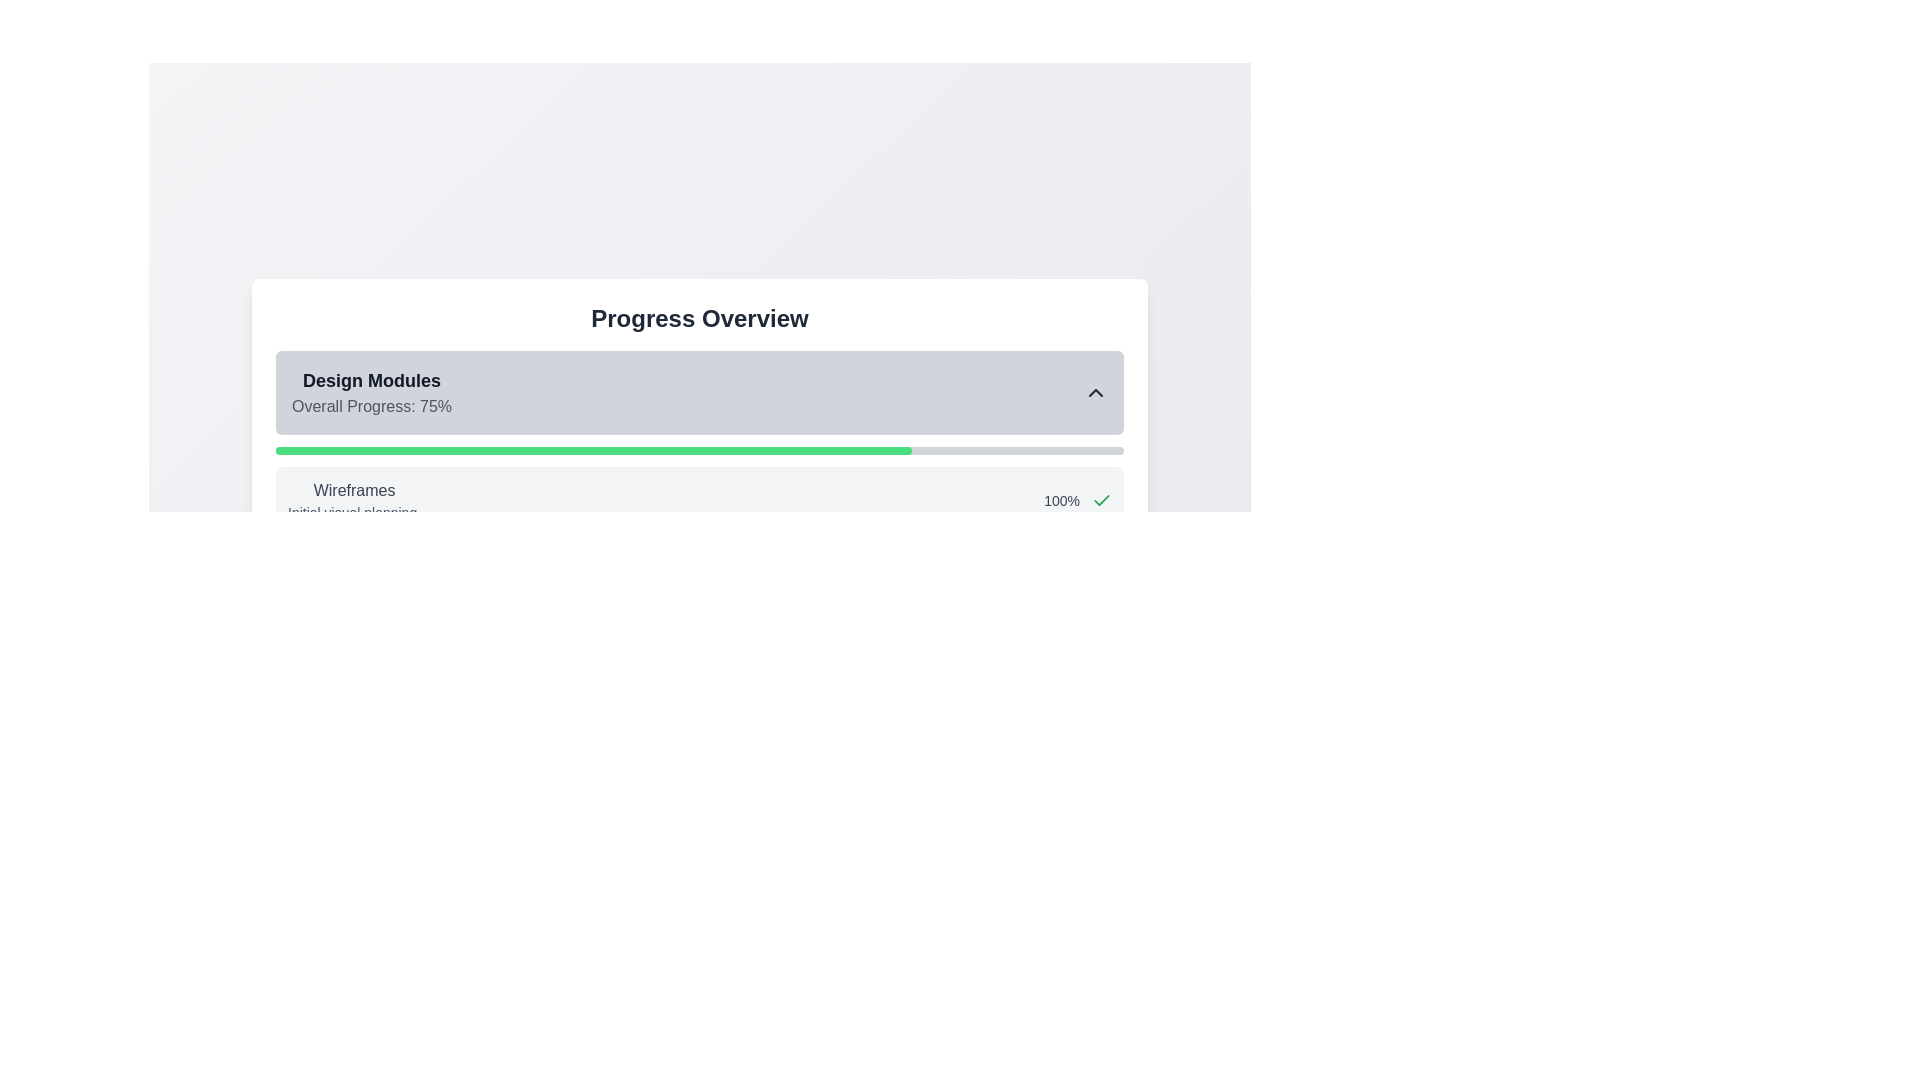 The image size is (1920, 1080). I want to click on the textual label that displays information in the progress overview, positioned below the 'Design Modules' progress bar and next to the '100%' text, so click(354, 500).